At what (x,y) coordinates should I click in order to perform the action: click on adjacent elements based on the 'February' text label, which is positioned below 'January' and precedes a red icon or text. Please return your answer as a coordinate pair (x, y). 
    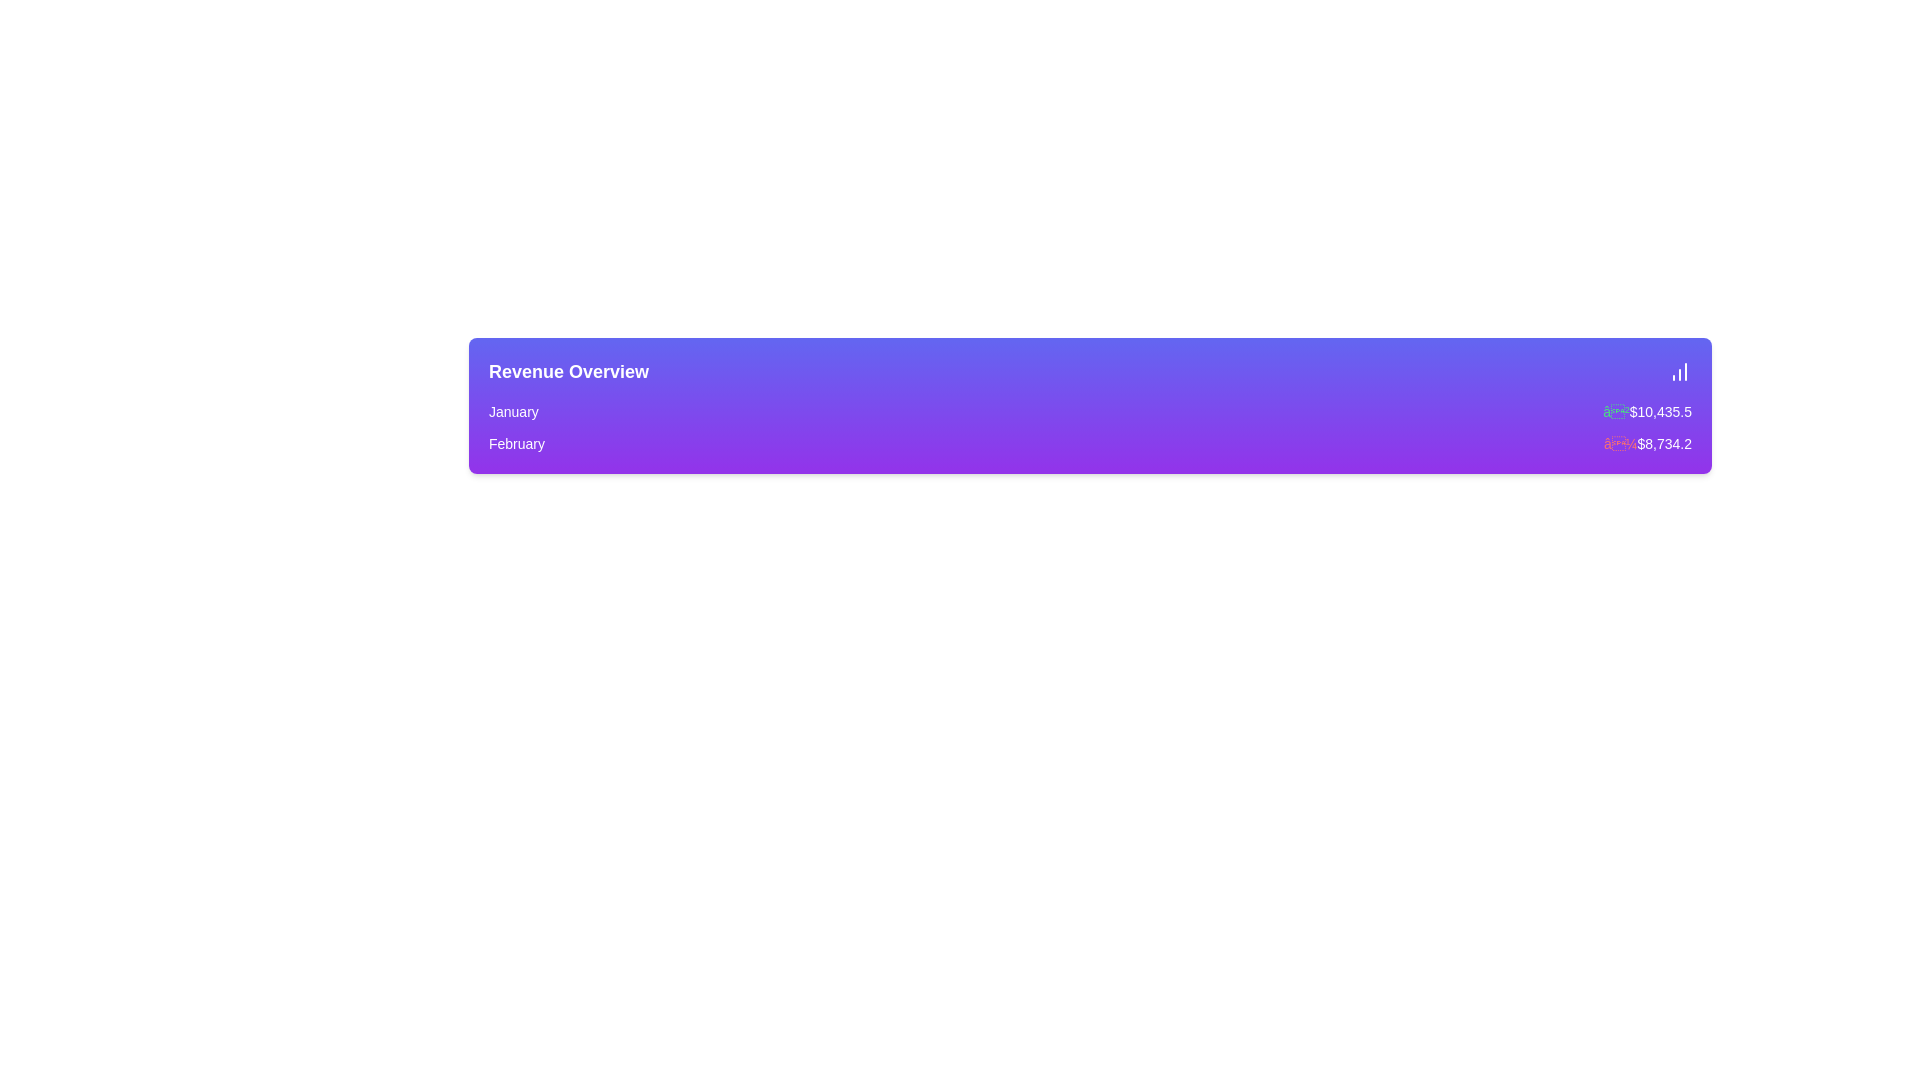
    Looking at the image, I should click on (517, 442).